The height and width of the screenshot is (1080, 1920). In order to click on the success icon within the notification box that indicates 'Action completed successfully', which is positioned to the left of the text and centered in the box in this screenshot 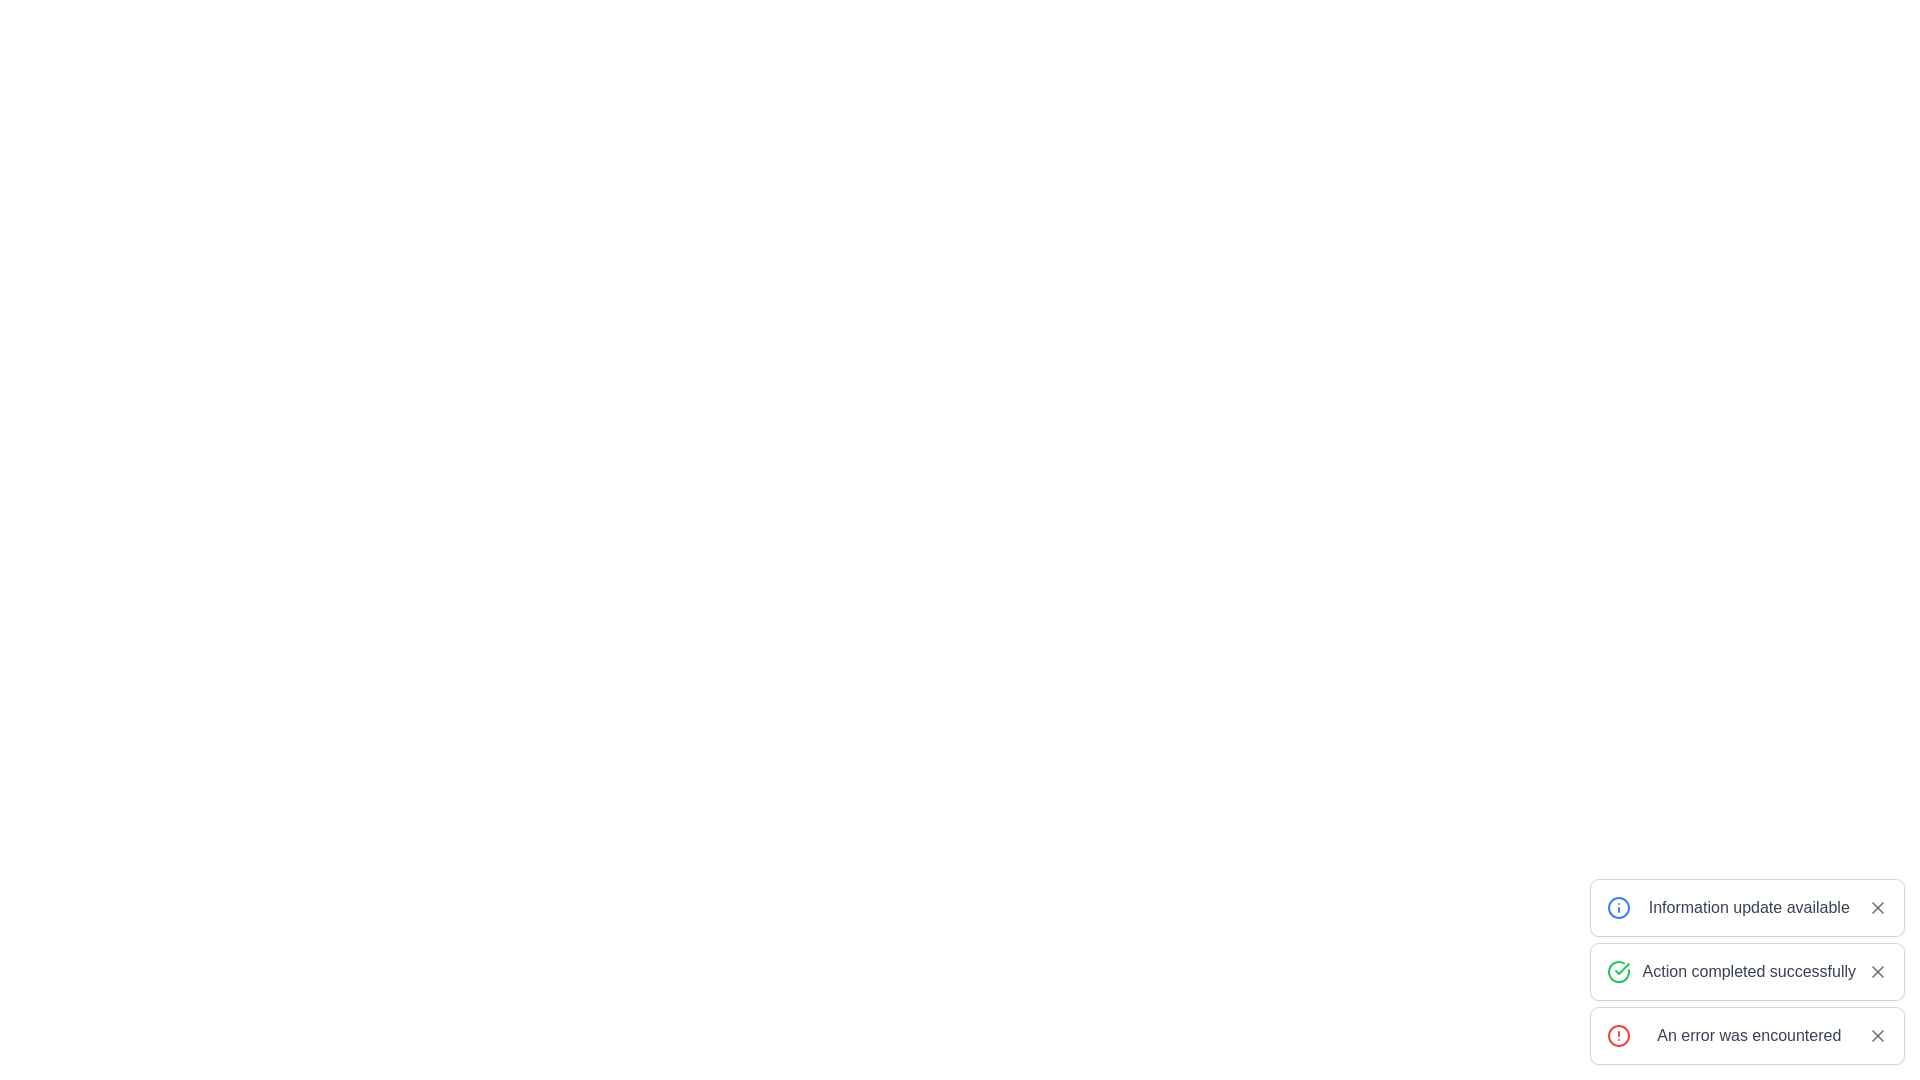, I will do `click(1618, 971)`.